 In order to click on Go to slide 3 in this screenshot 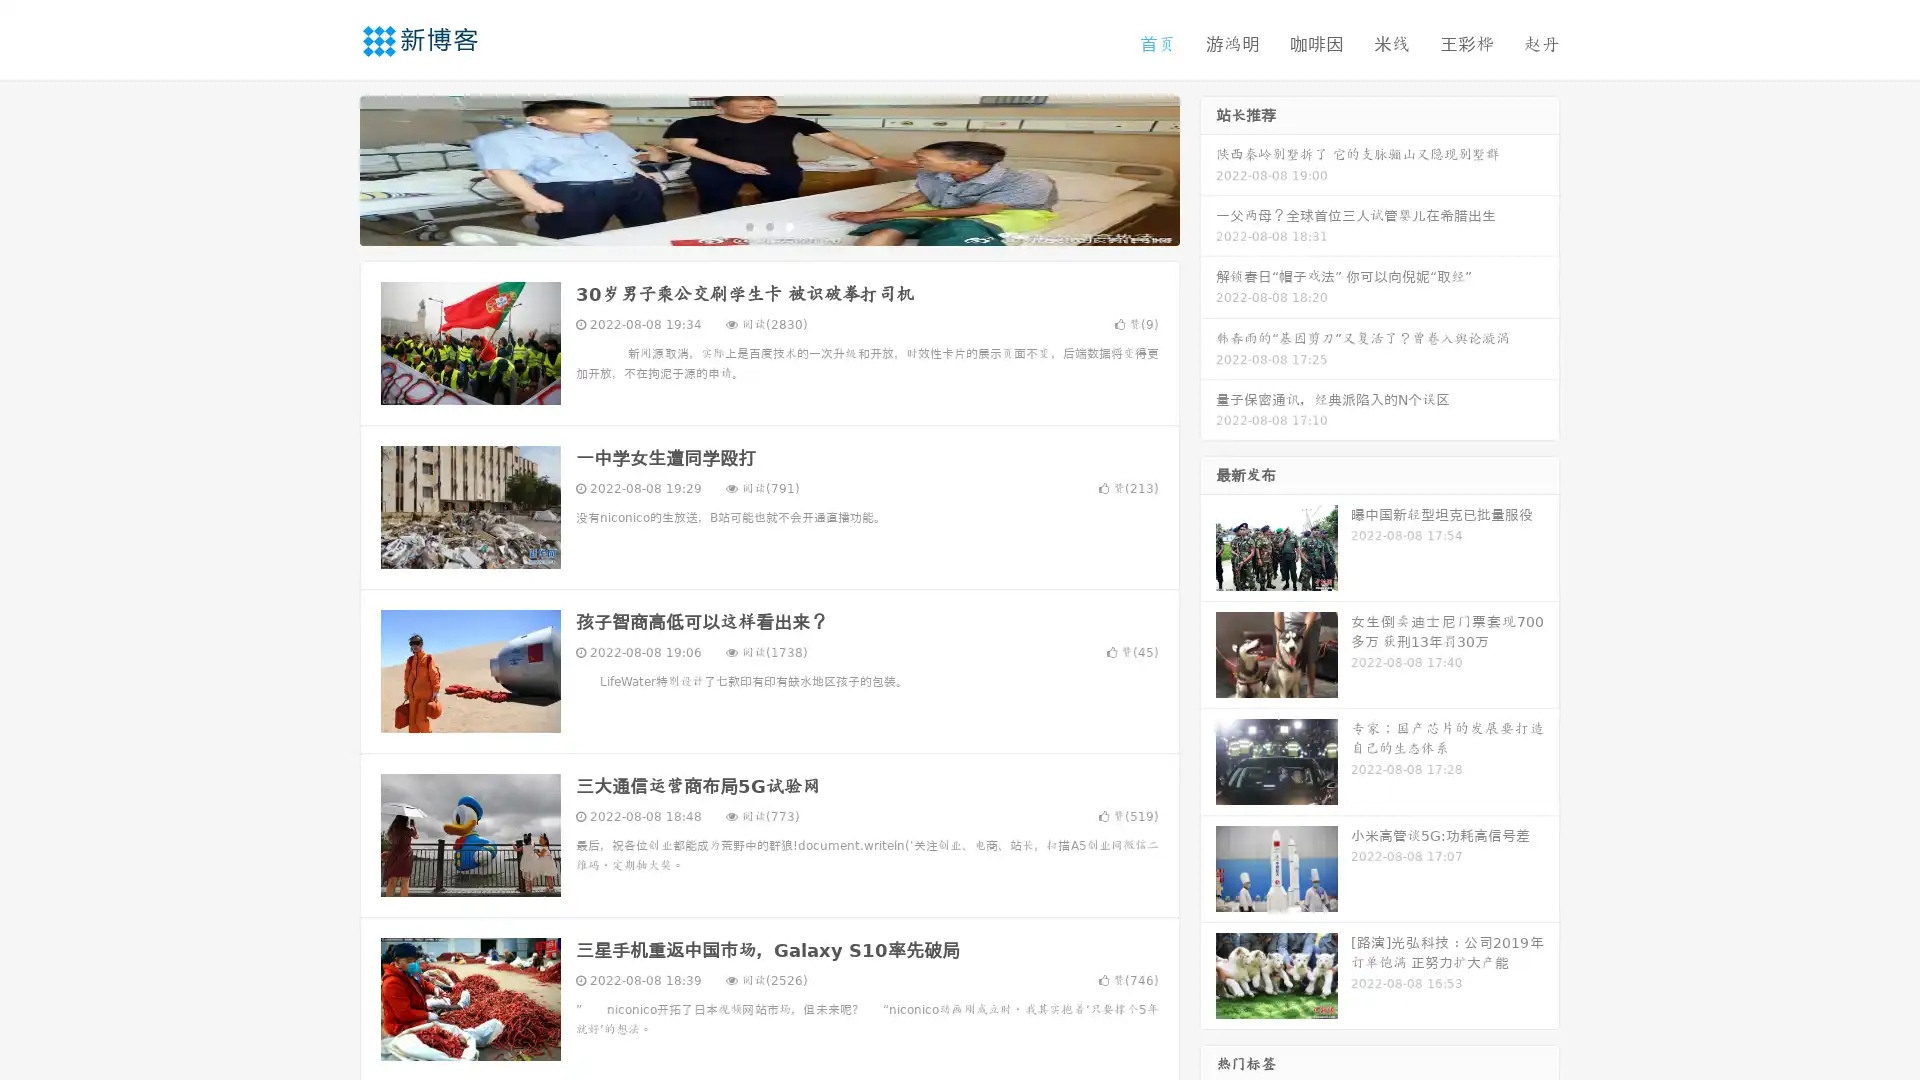, I will do `click(789, 225)`.